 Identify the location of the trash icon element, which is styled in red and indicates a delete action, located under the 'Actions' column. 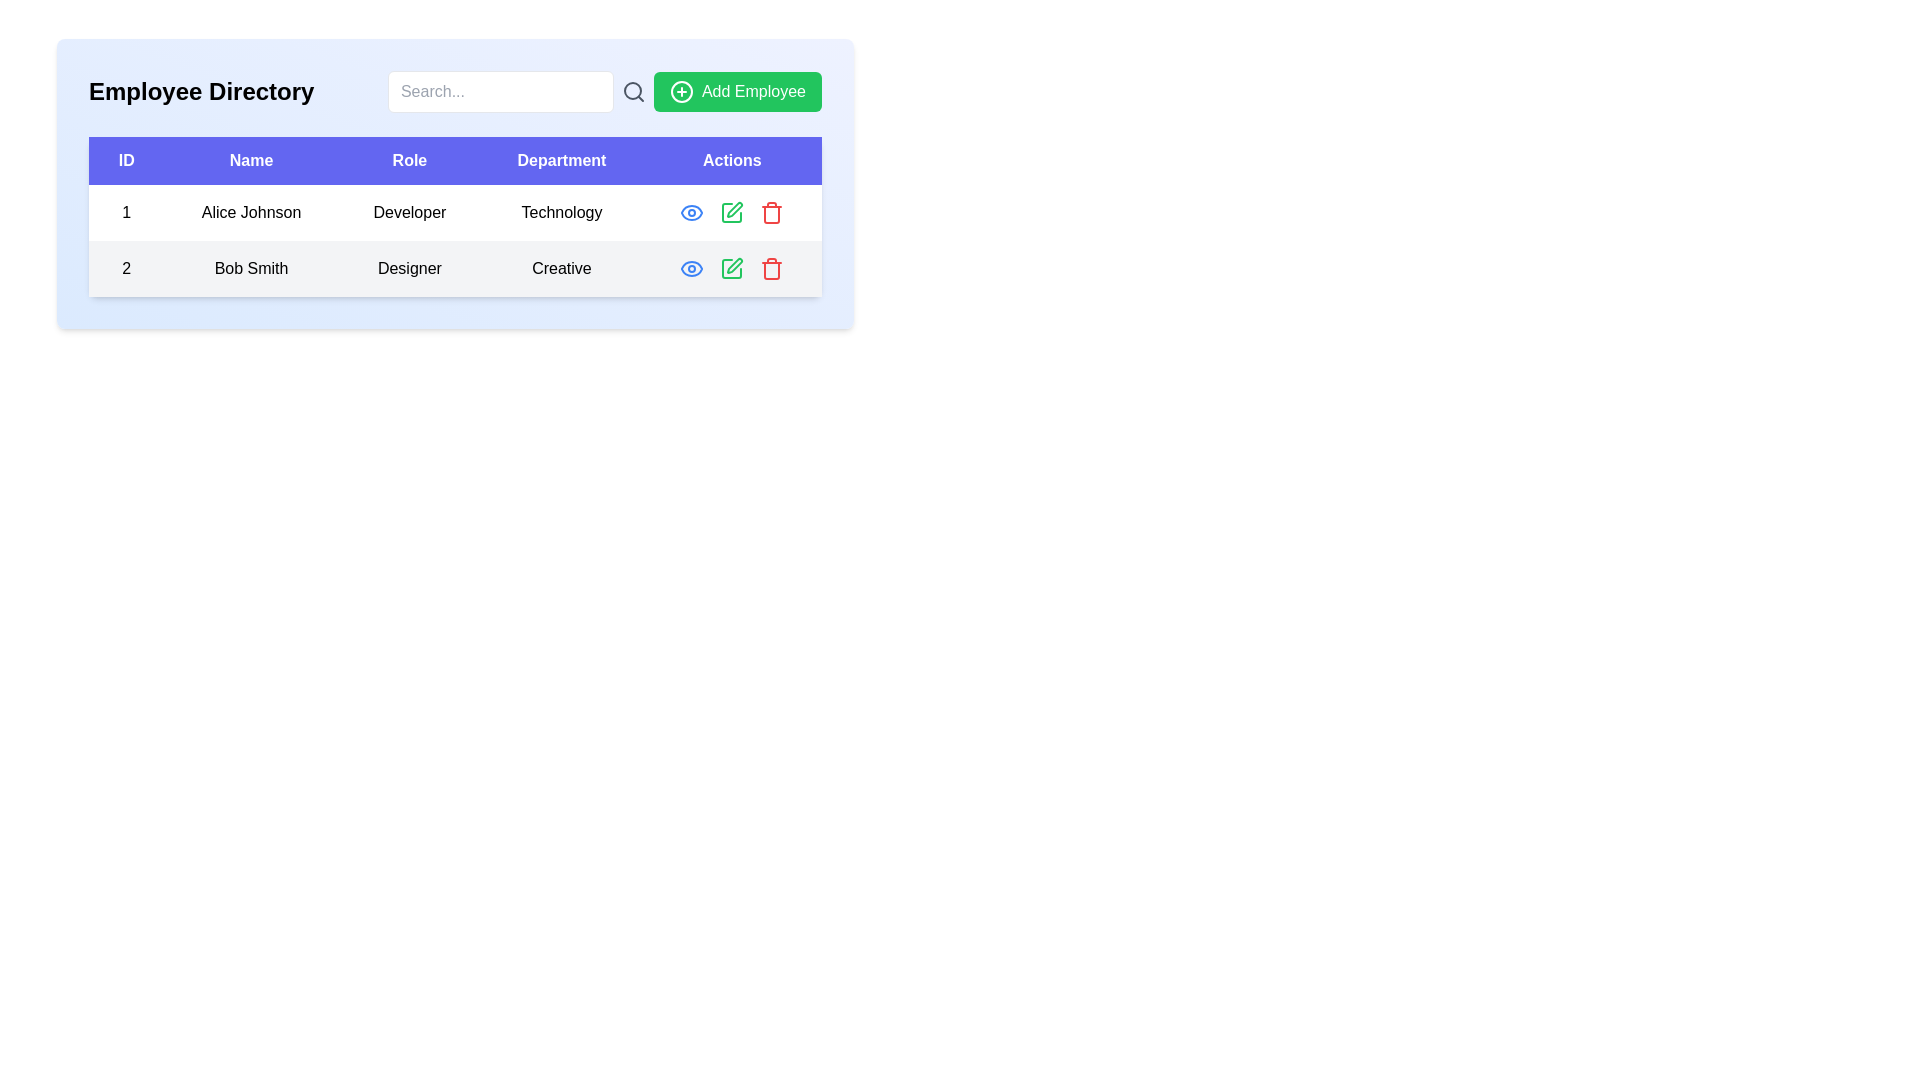
(771, 215).